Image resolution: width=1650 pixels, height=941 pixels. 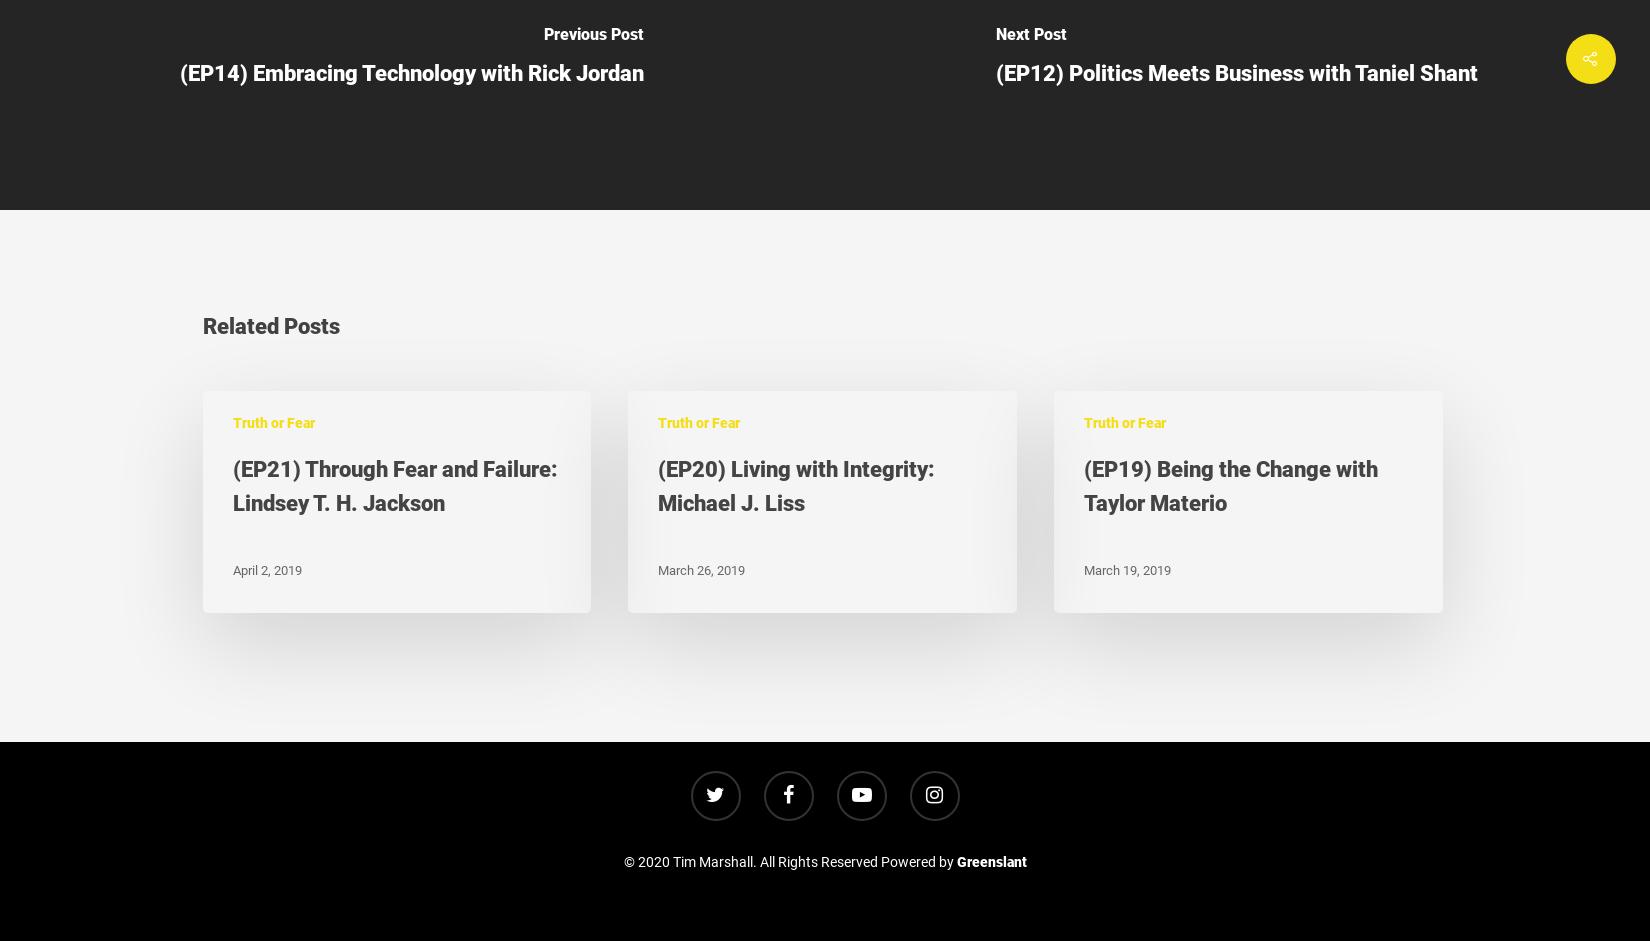 What do you see at coordinates (270, 324) in the screenshot?
I see `'Related Posts'` at bounding box center [270, 324].